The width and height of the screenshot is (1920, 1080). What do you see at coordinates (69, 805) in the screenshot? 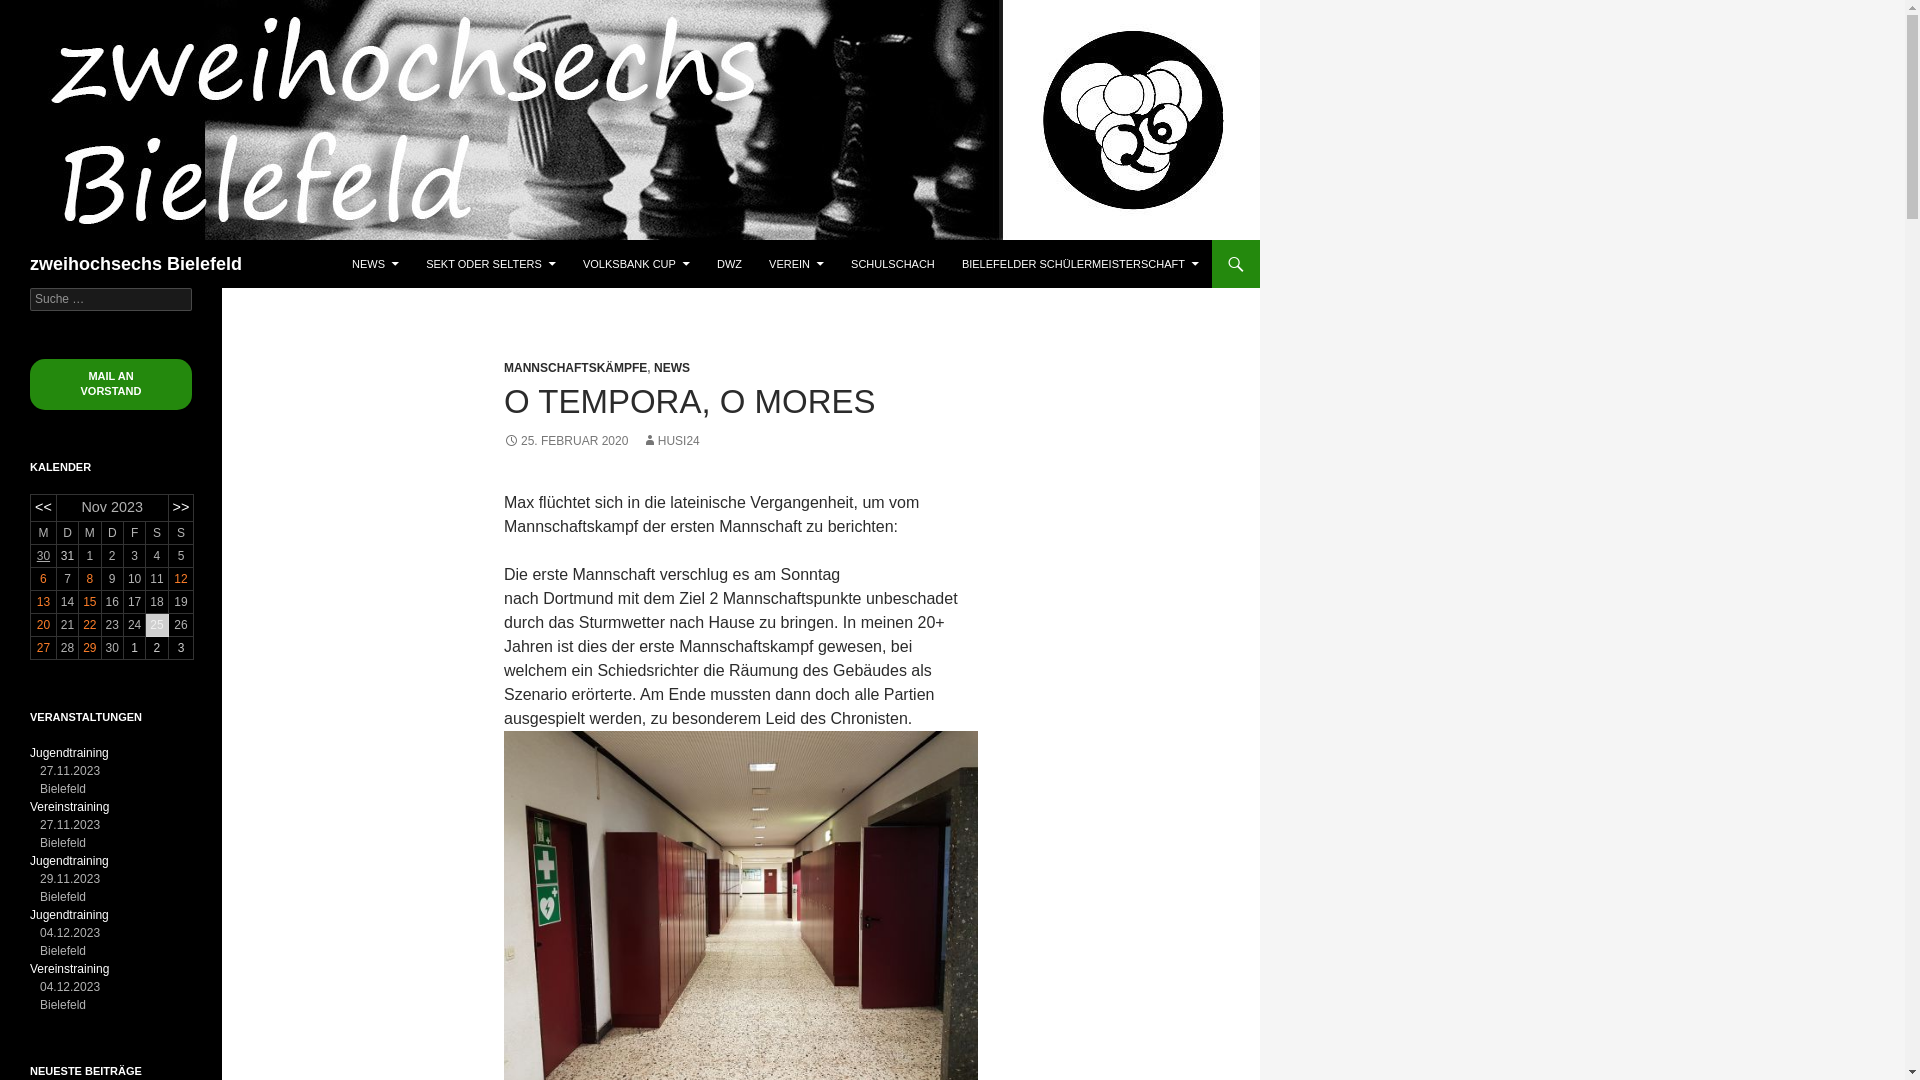
I see `'Vereinstraining'` at bounding box center [69, 805].